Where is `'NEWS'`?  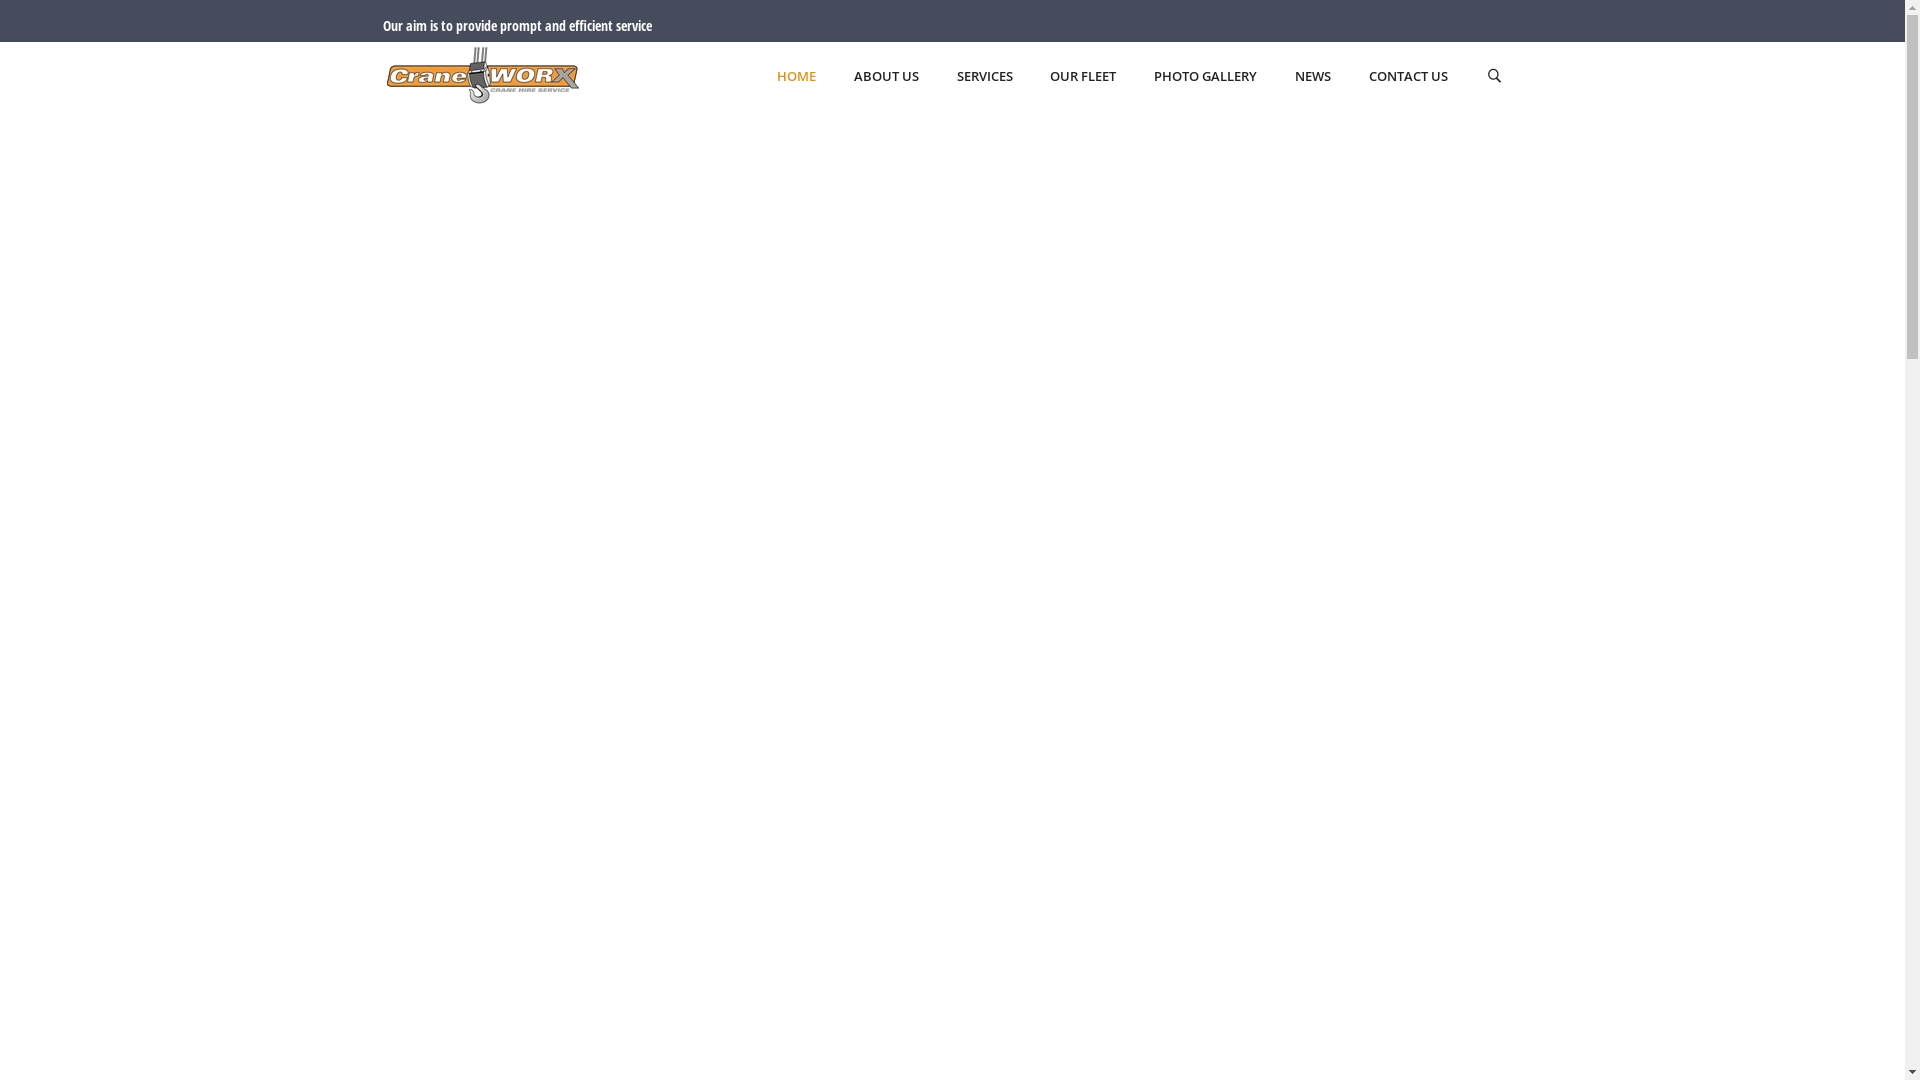 'NEWS' is located at coordinates (1313, 76).